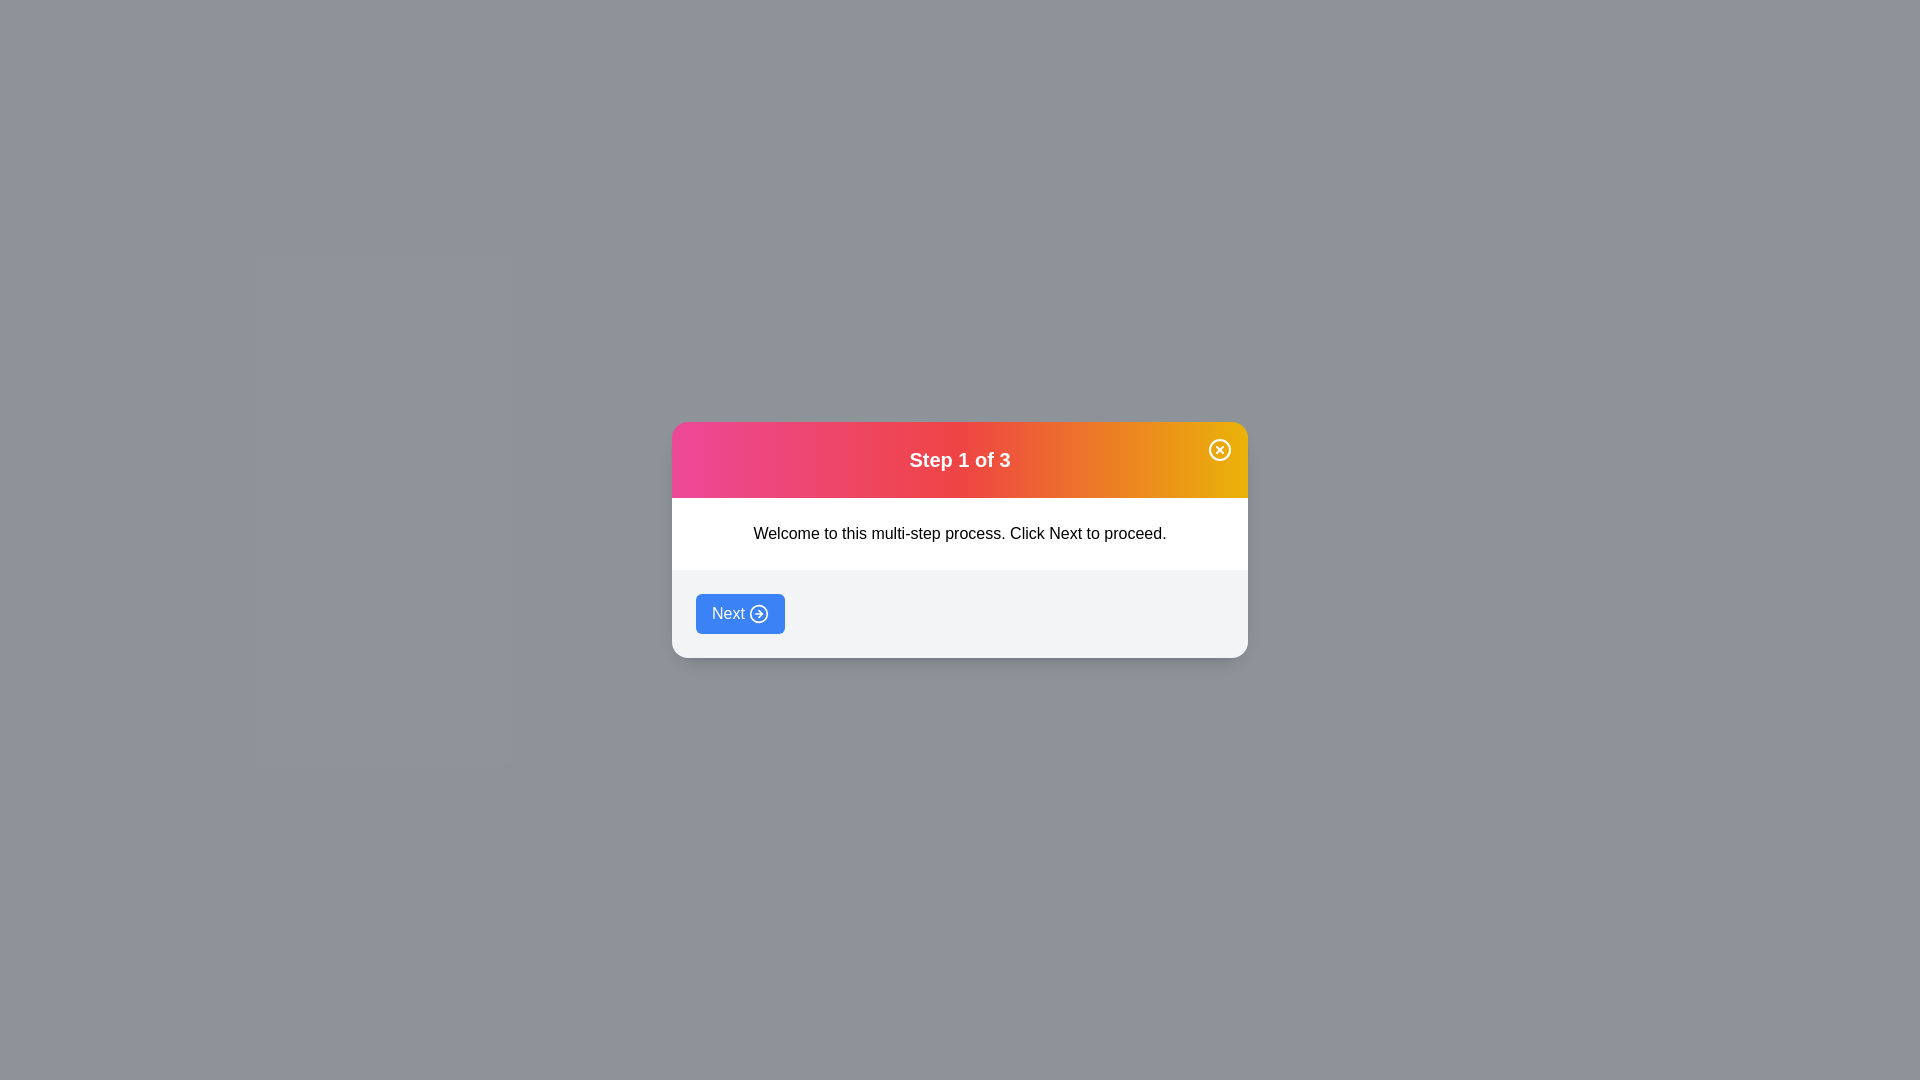 This screenshot has height=1080, width=1920. Describe the element at coordinates (1218, 450) in the screenshot. I see `the 'Close' button to close the dialog` at that location.